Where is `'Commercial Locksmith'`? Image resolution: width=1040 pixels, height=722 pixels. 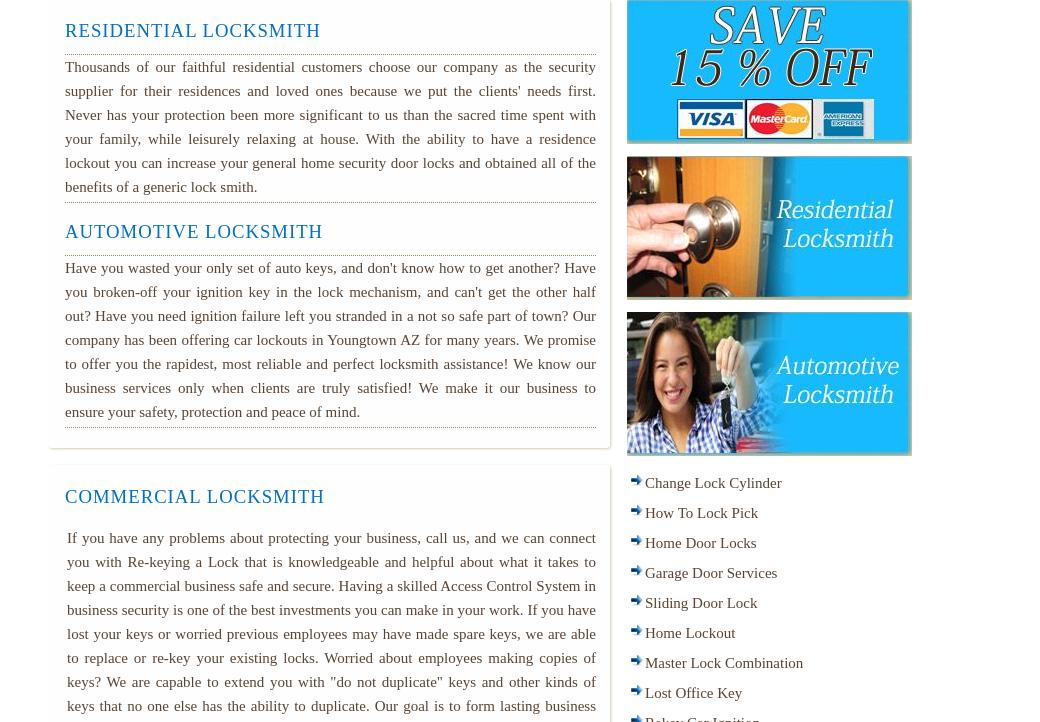
'Commercial Locksmith' is located at coordinates (194, 496).